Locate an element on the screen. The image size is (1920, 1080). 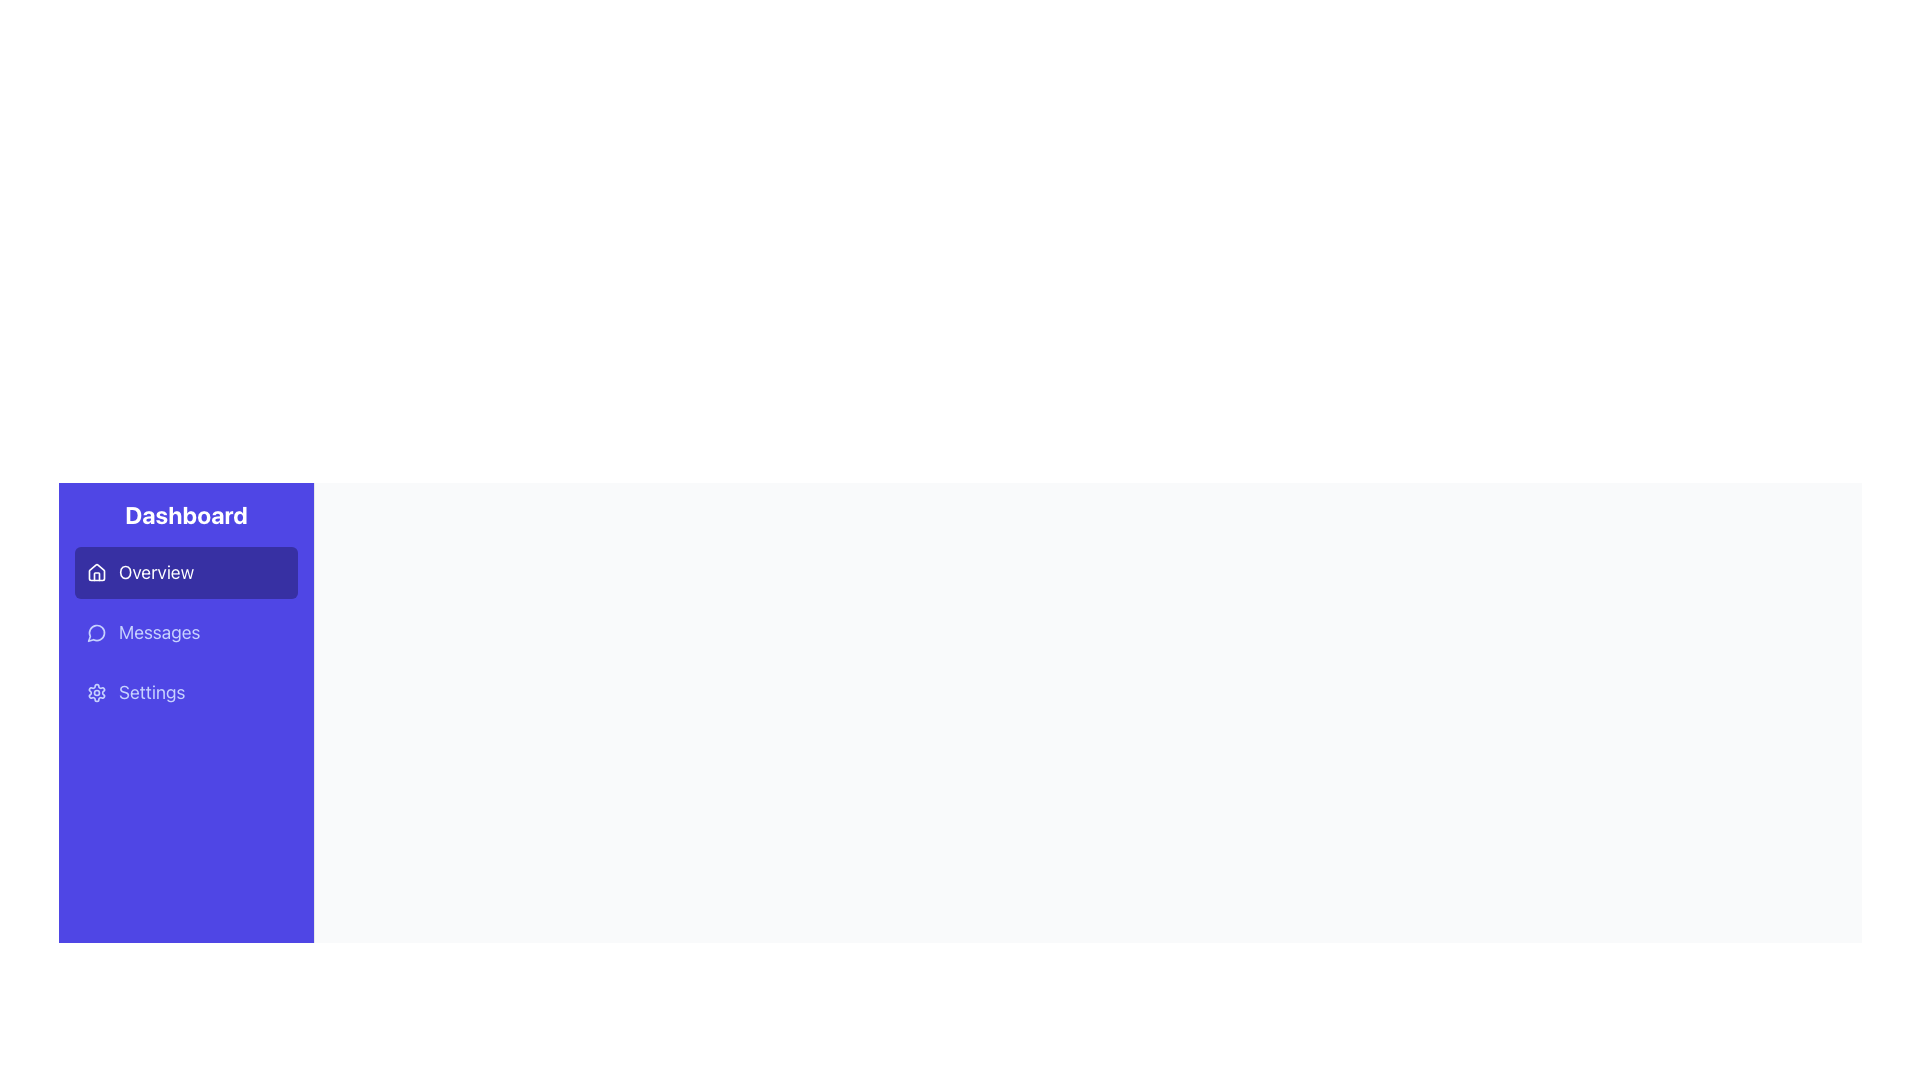
the 'Messages' option in the Navigation menu is located at coordinates (186, 632).